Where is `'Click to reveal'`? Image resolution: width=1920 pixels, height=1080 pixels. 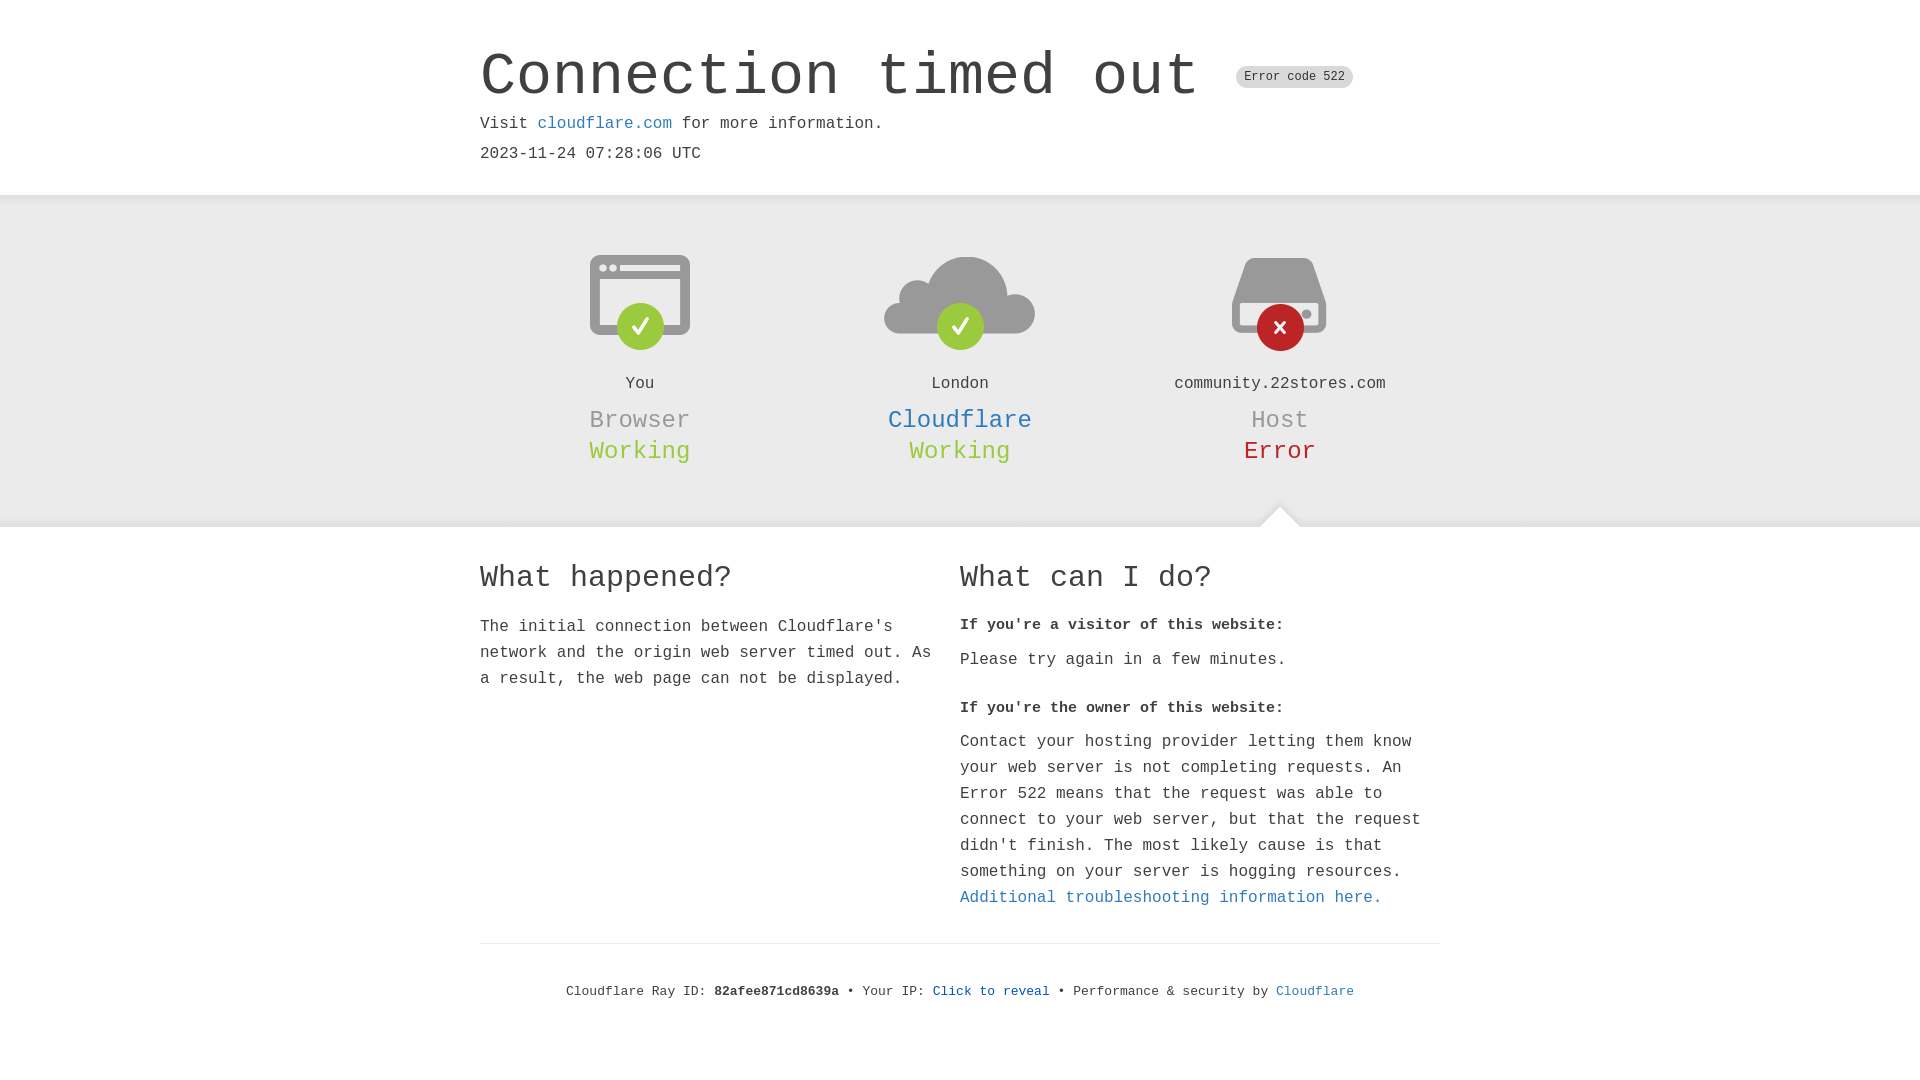 'Click to reveal' is located at coordinates (931, 991).